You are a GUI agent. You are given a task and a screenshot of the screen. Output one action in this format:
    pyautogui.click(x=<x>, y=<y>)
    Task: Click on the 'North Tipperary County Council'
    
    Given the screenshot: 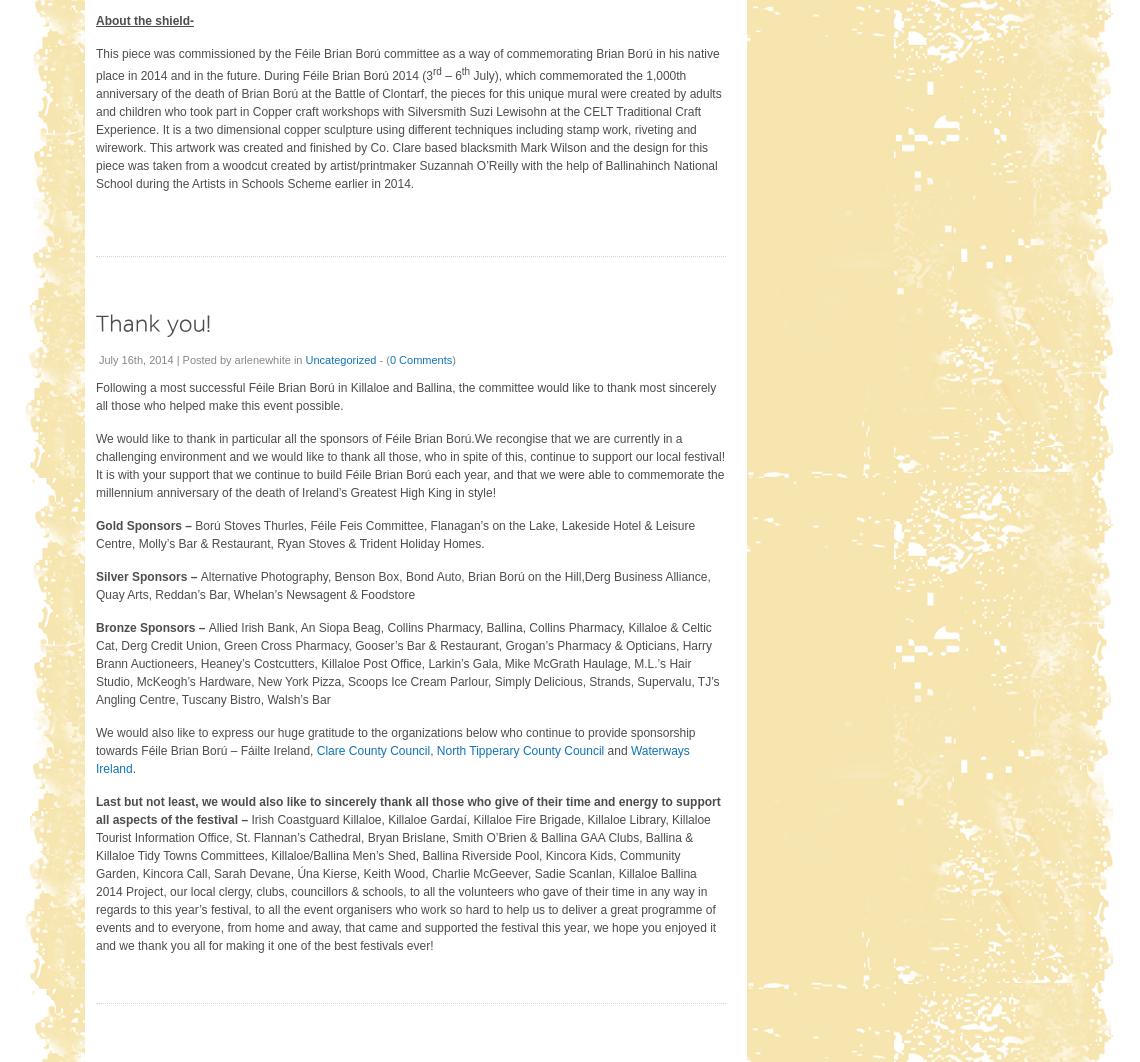 What is the action you would take?
    pyautogui.click(x=518, y=749)
    